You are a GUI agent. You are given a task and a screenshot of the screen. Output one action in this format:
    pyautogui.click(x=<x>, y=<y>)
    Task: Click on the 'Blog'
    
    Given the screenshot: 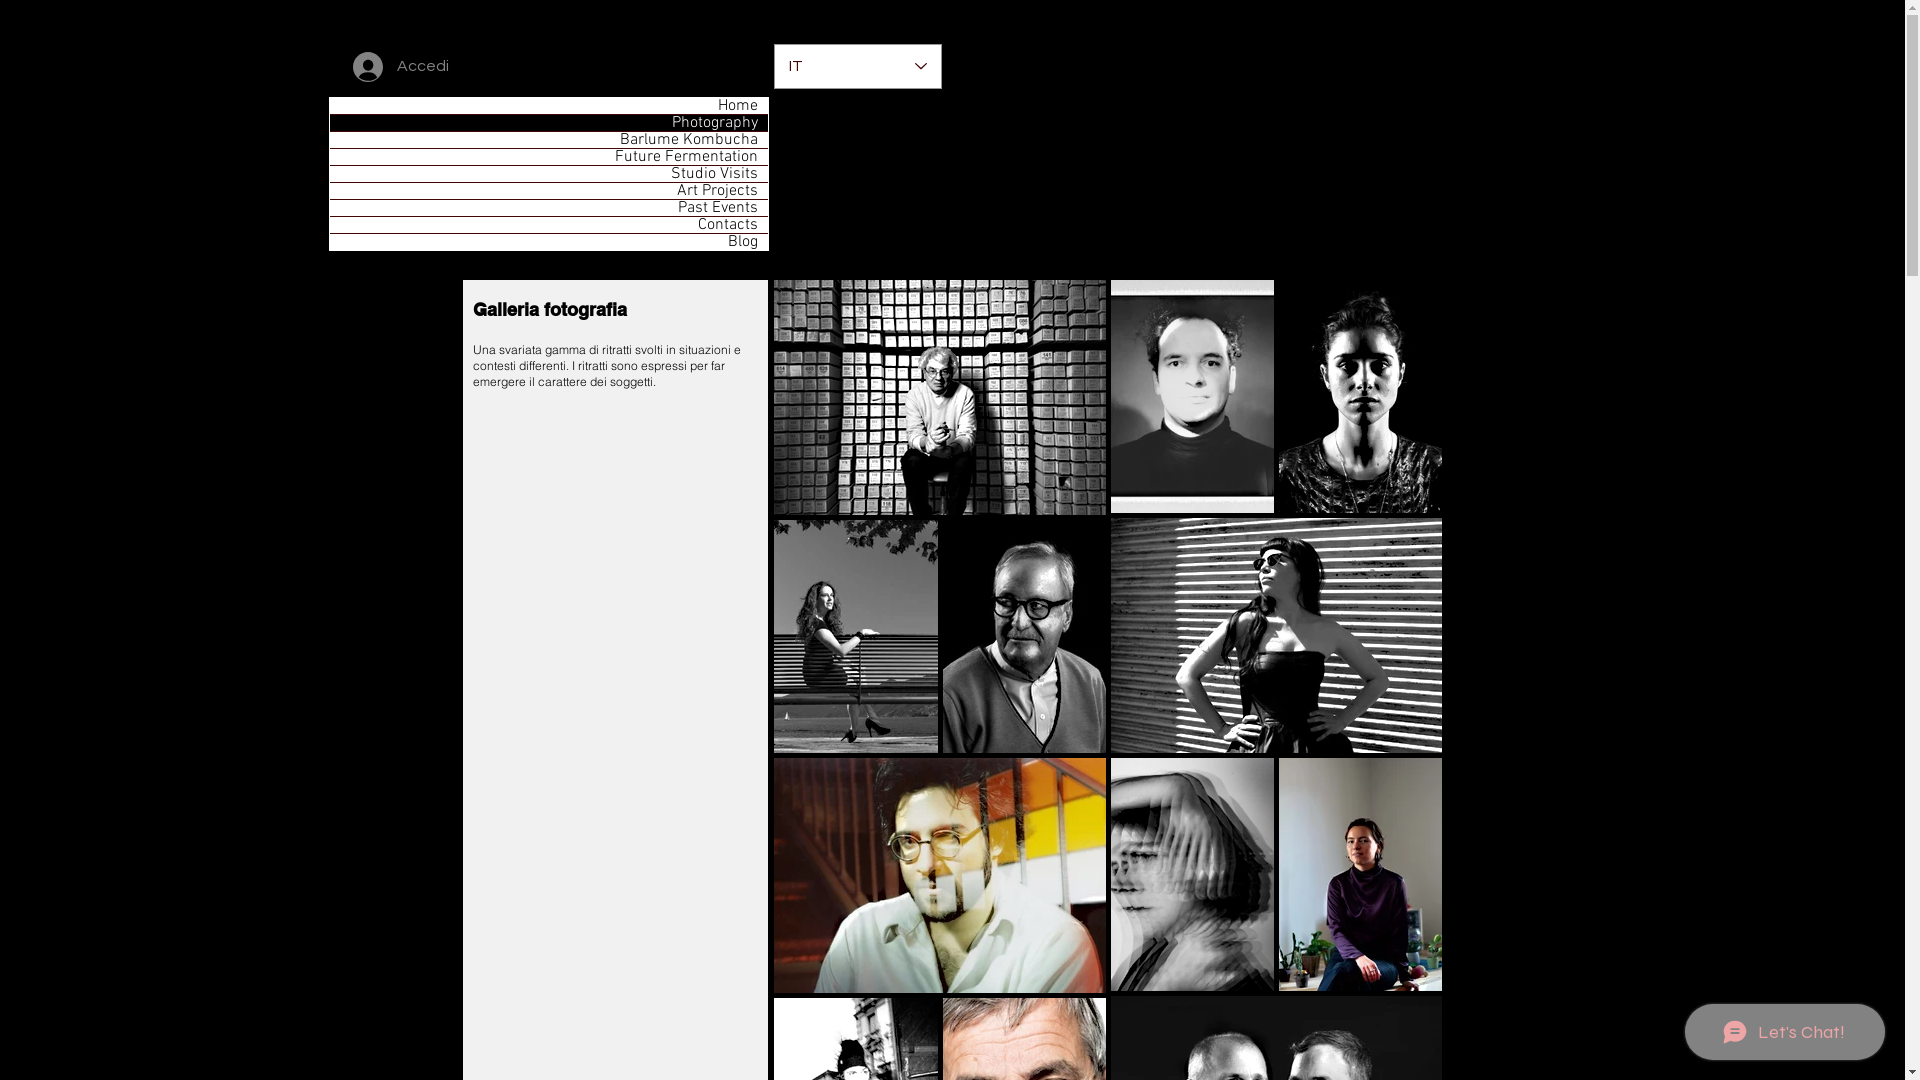 What is the action you would take?
    pyautogui.click(x=548, y=241)
    